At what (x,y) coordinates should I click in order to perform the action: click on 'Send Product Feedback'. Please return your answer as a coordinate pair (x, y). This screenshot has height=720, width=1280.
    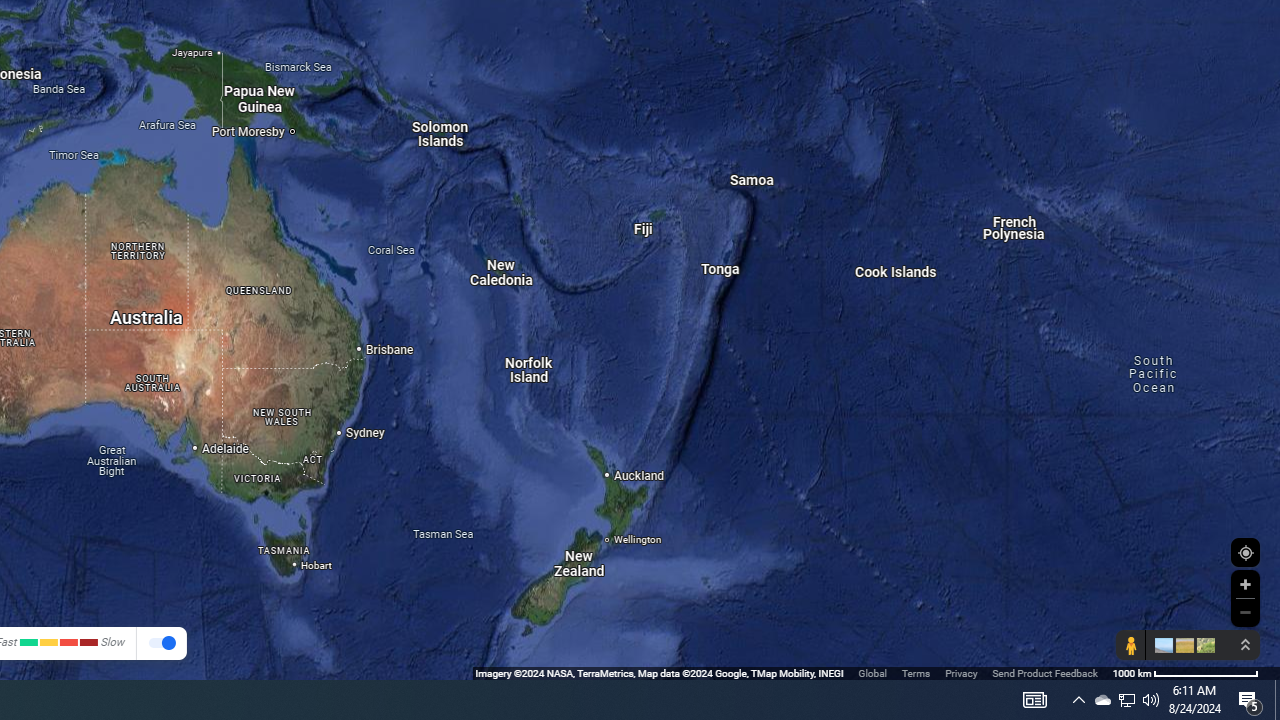
    Looking at the image, I should click on (1044, 673).